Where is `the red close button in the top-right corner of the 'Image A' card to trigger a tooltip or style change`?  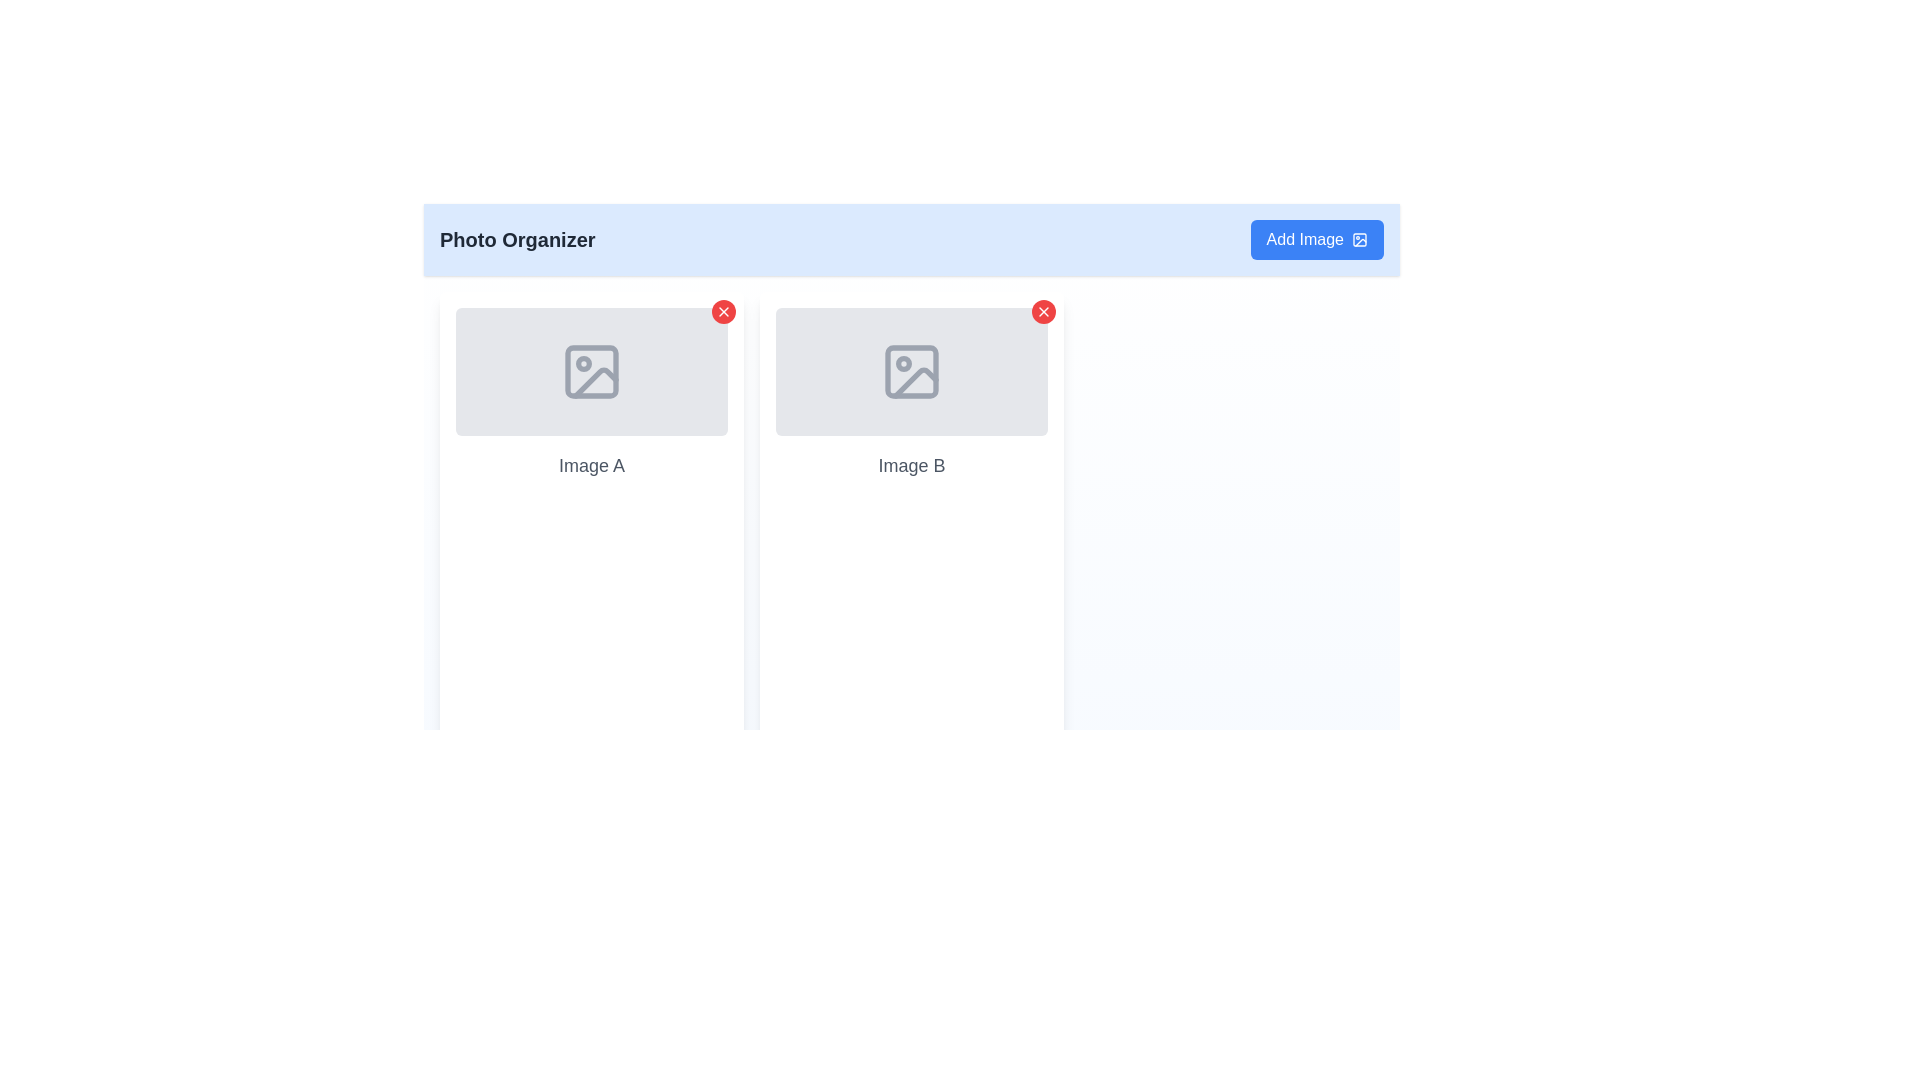
the red close button in the top-right corner of the 'Image A' card to trigger a tooltip or style change is located at coordinates (723, 312).